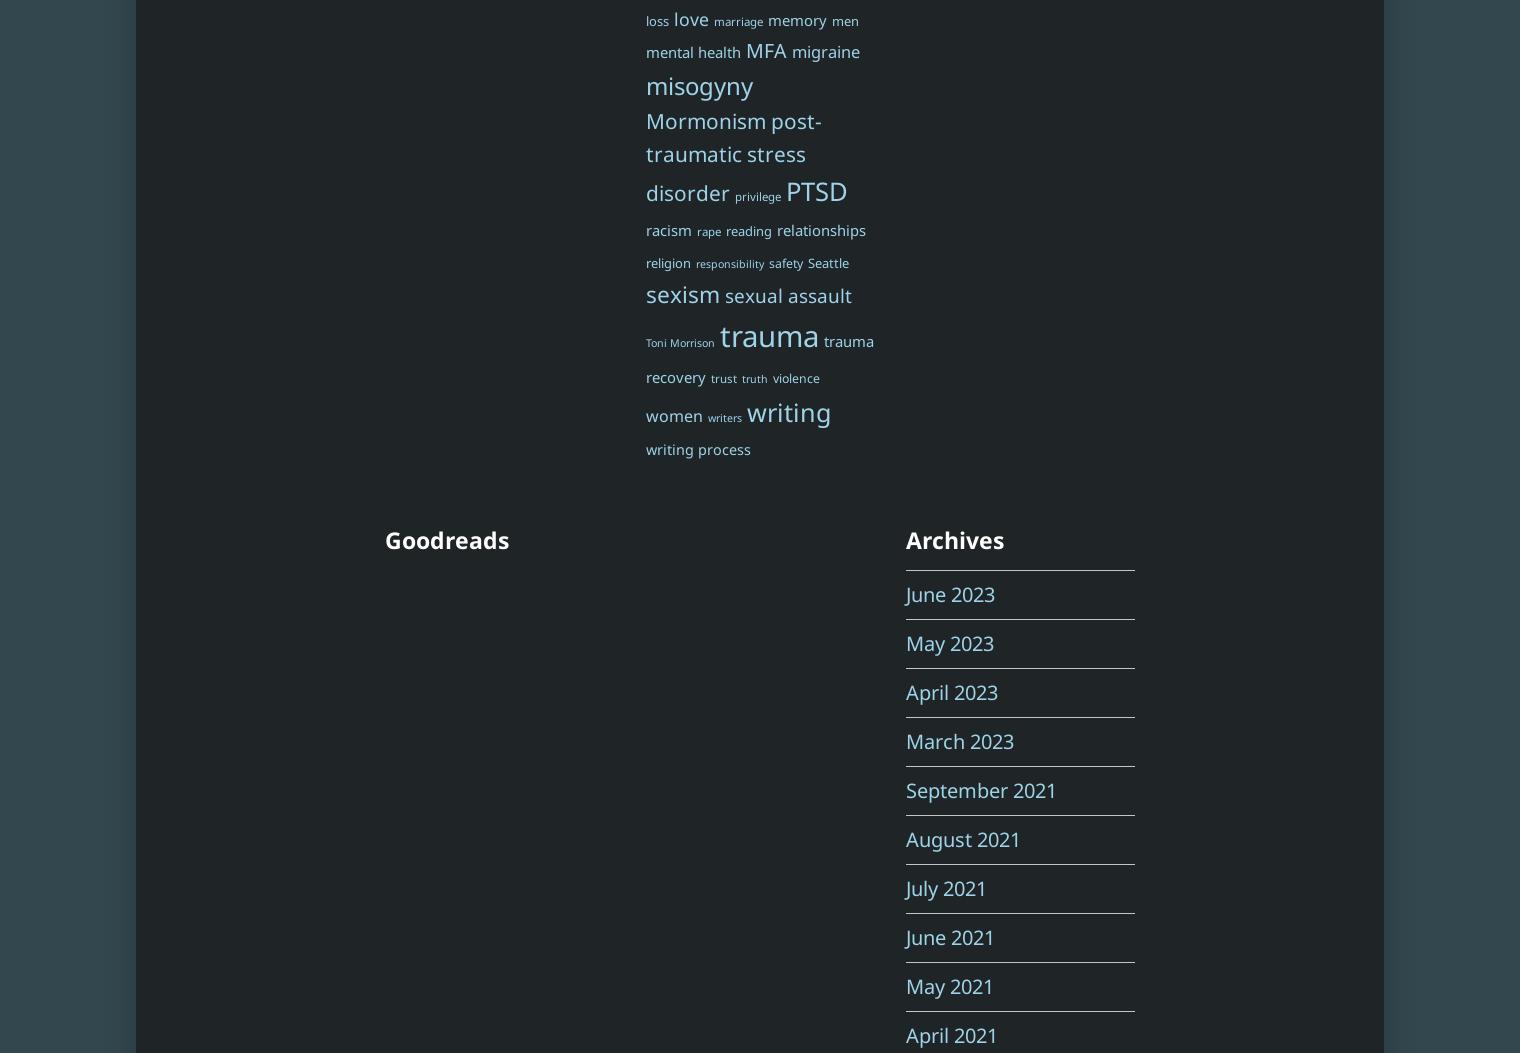 The width and height of the screenshot is (1520, 1053). Describe the element at coordinates (795, 18) in the screenshot. I see `'memory'` at that location.